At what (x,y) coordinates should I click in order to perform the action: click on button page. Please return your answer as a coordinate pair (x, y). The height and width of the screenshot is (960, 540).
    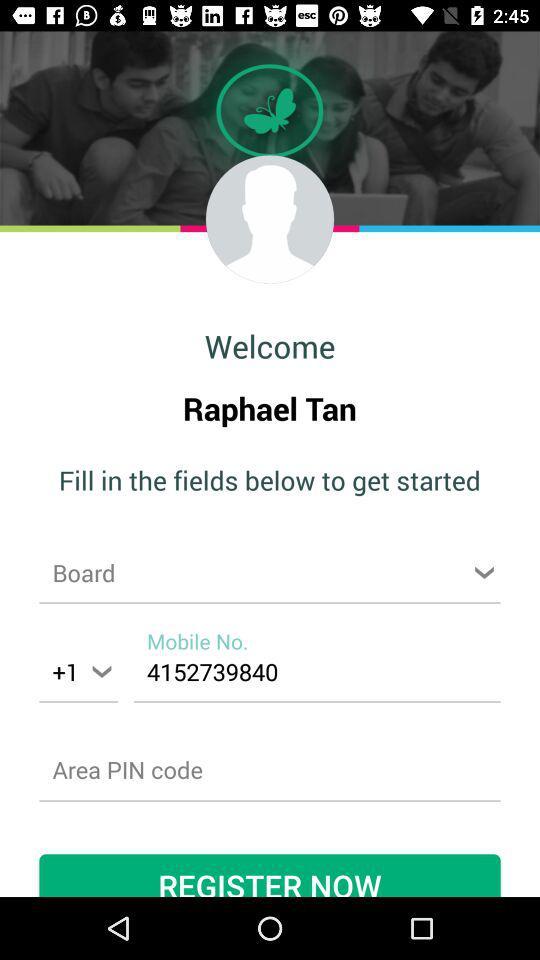
    Looking at the image, I should click on (270, 572).